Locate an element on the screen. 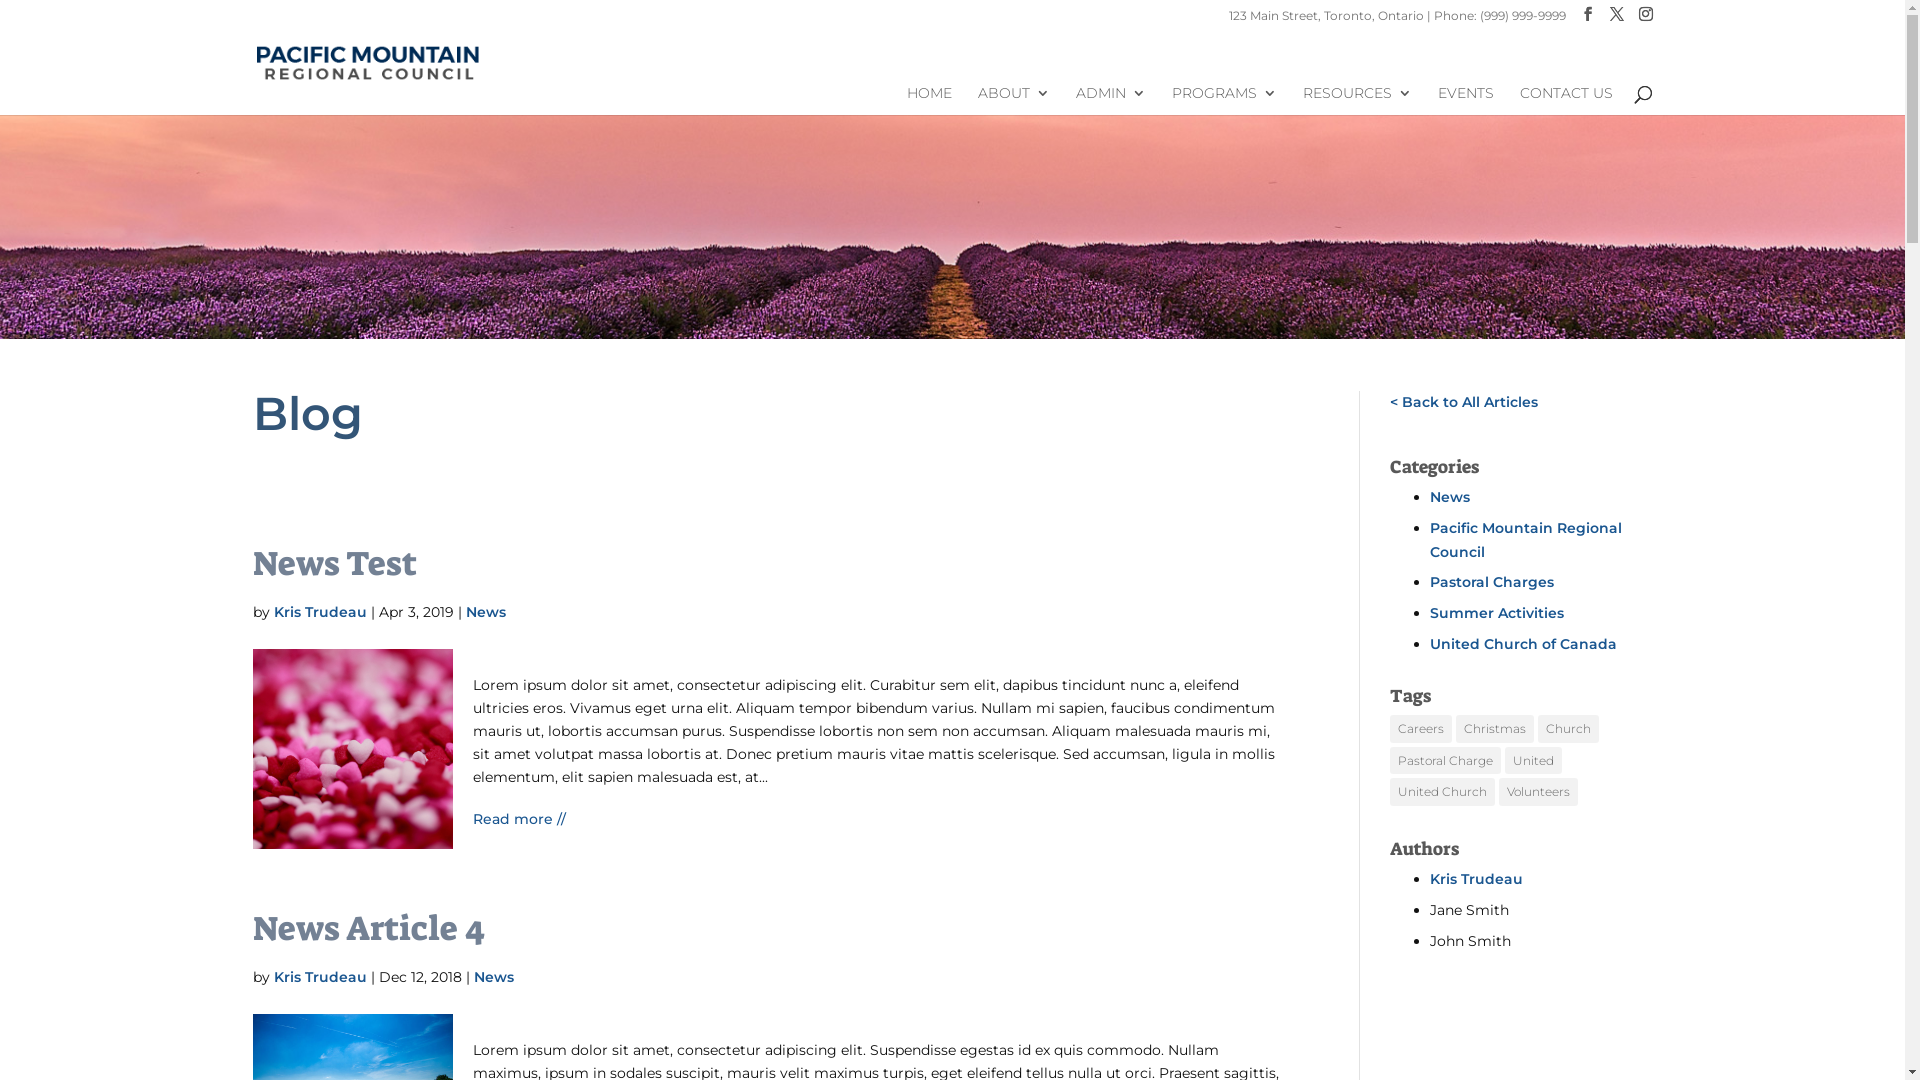 Image resolution: width=1920 pixels, height=1080 pixels. 'United Church' is located at coordinates (1442, 790).